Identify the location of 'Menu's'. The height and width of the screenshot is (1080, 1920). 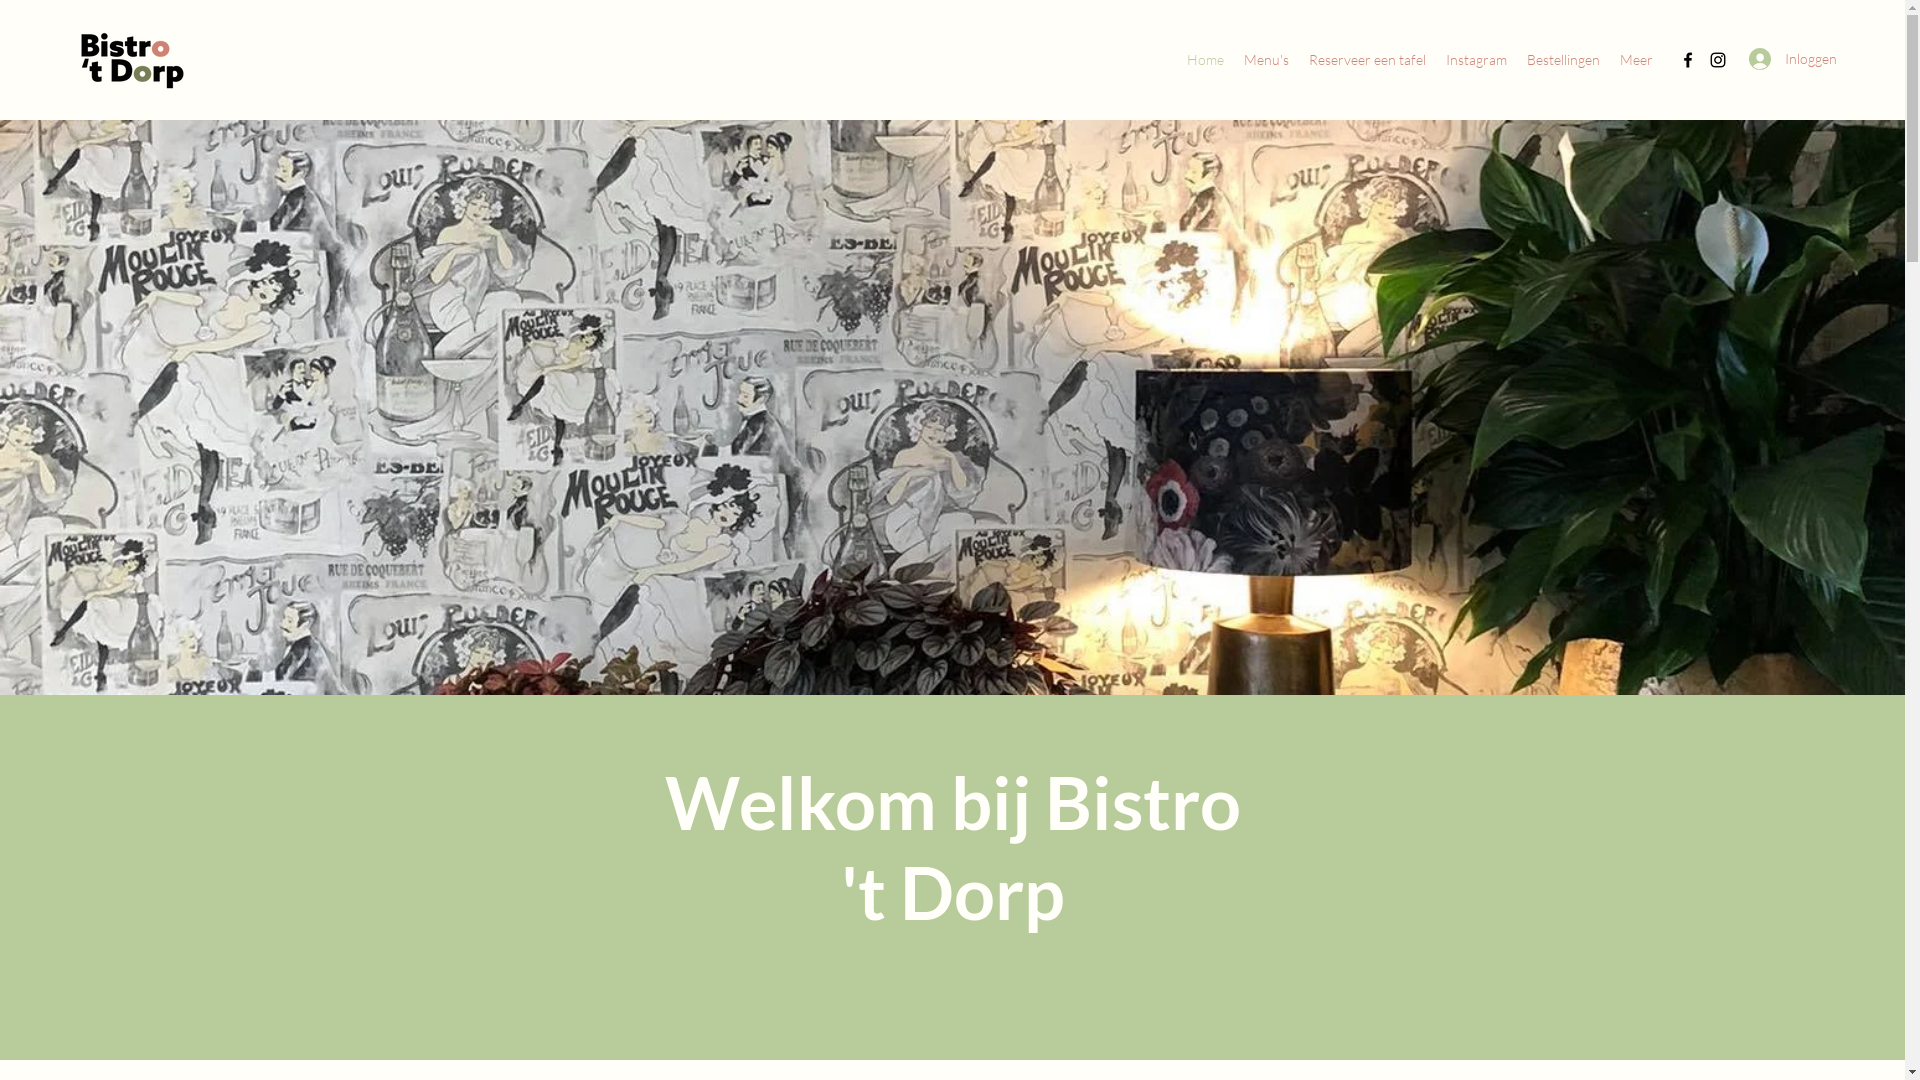
(1265, 59).